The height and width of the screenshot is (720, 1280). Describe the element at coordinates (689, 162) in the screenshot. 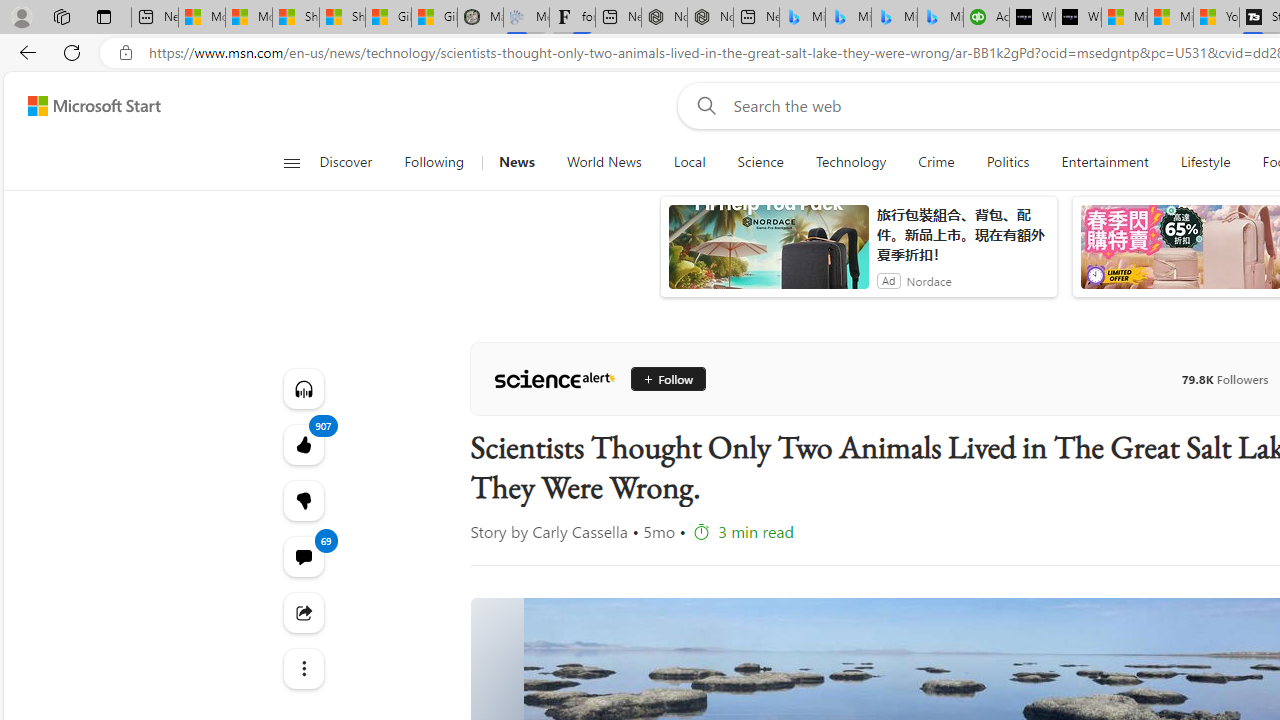

I see `'Local'` at that location.